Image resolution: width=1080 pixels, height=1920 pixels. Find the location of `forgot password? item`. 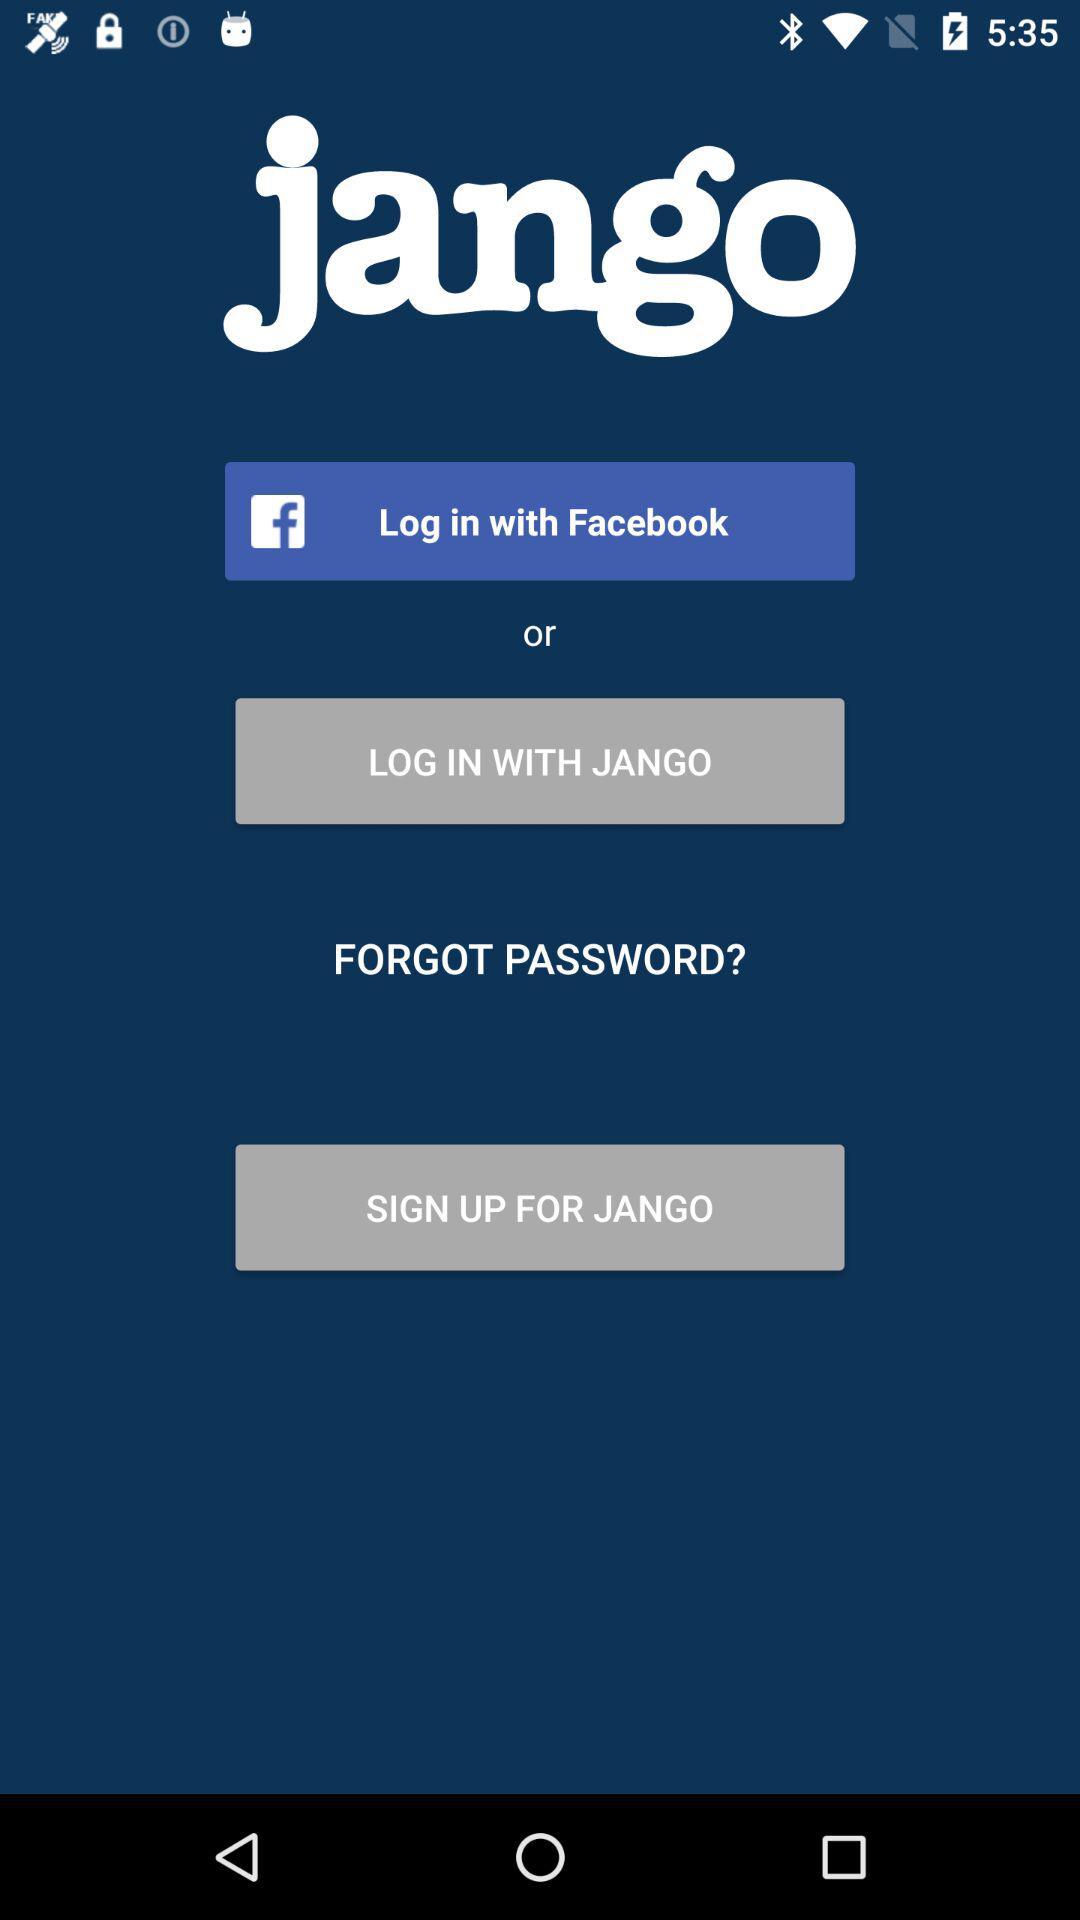

forgot password? item is located at coordinates (538, 957).